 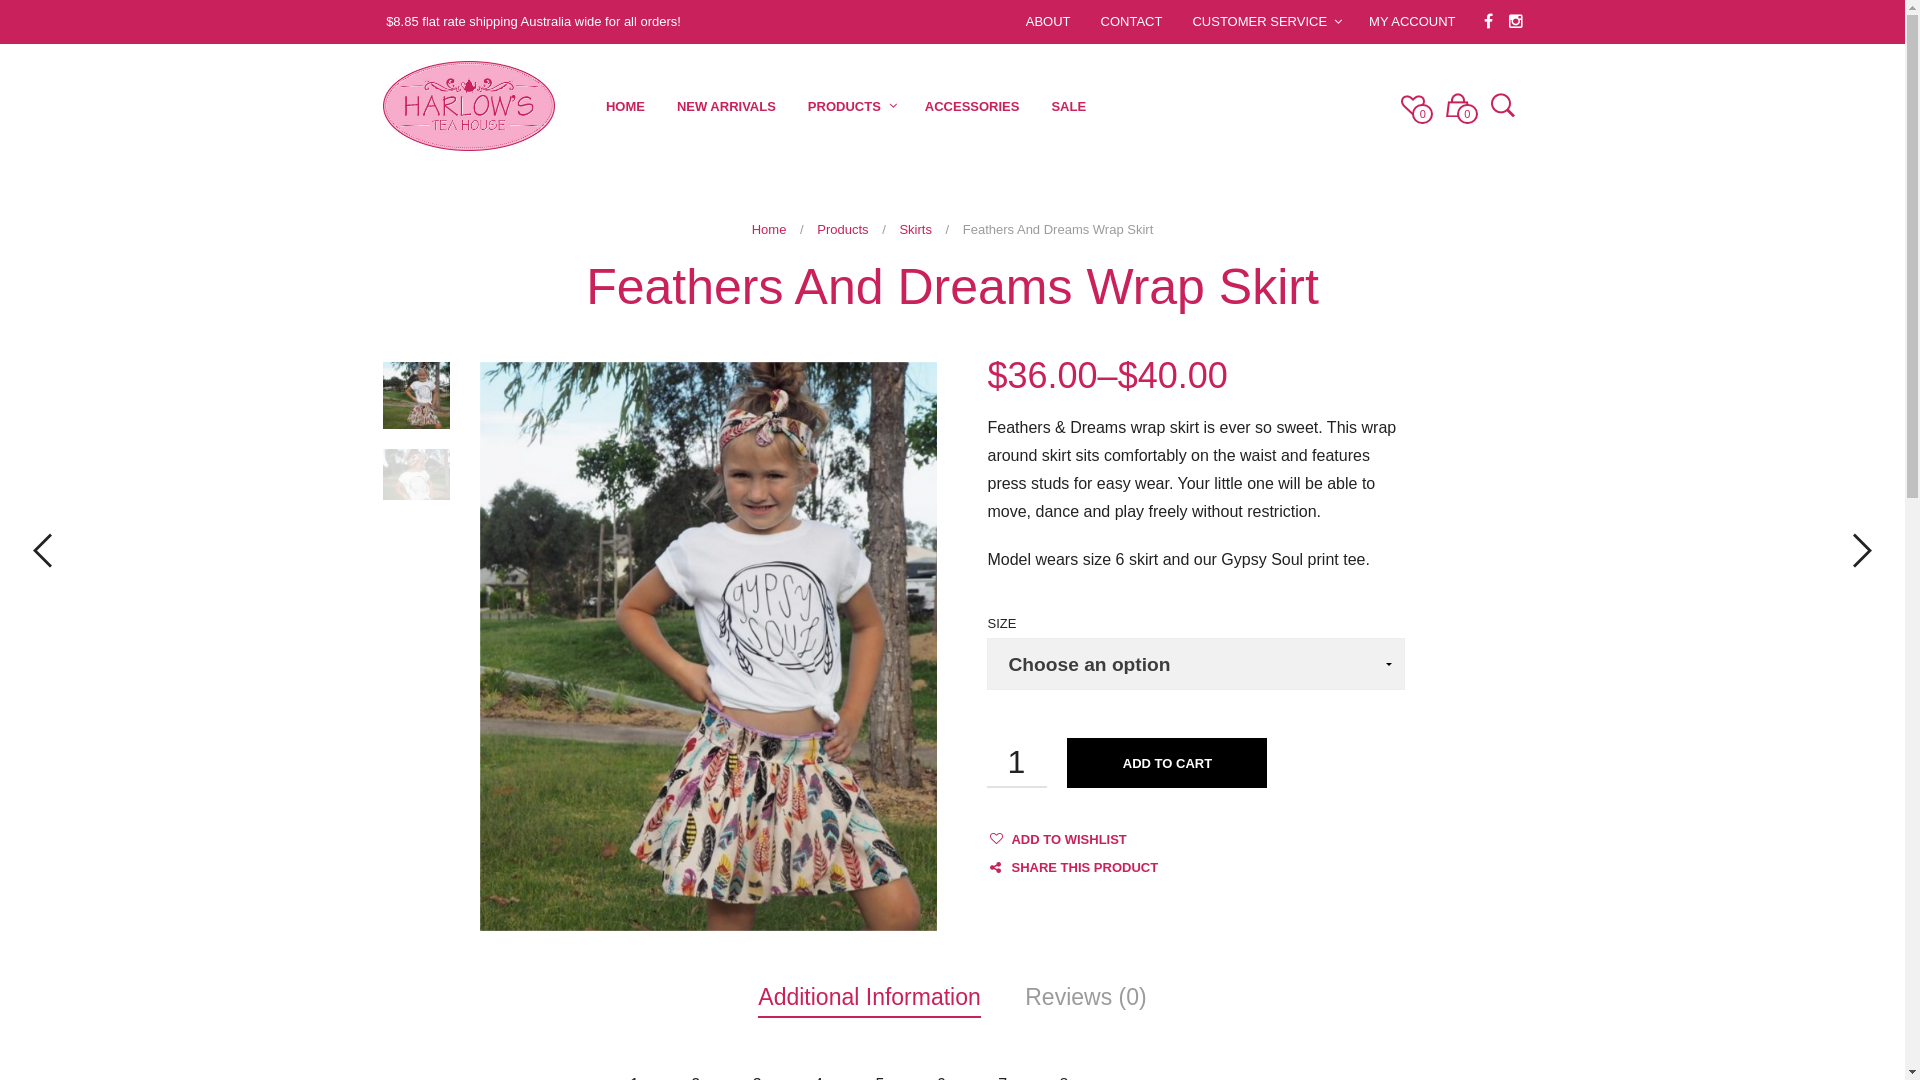 I want to click on 'PRODUCTS', so click(x=844, y=106).